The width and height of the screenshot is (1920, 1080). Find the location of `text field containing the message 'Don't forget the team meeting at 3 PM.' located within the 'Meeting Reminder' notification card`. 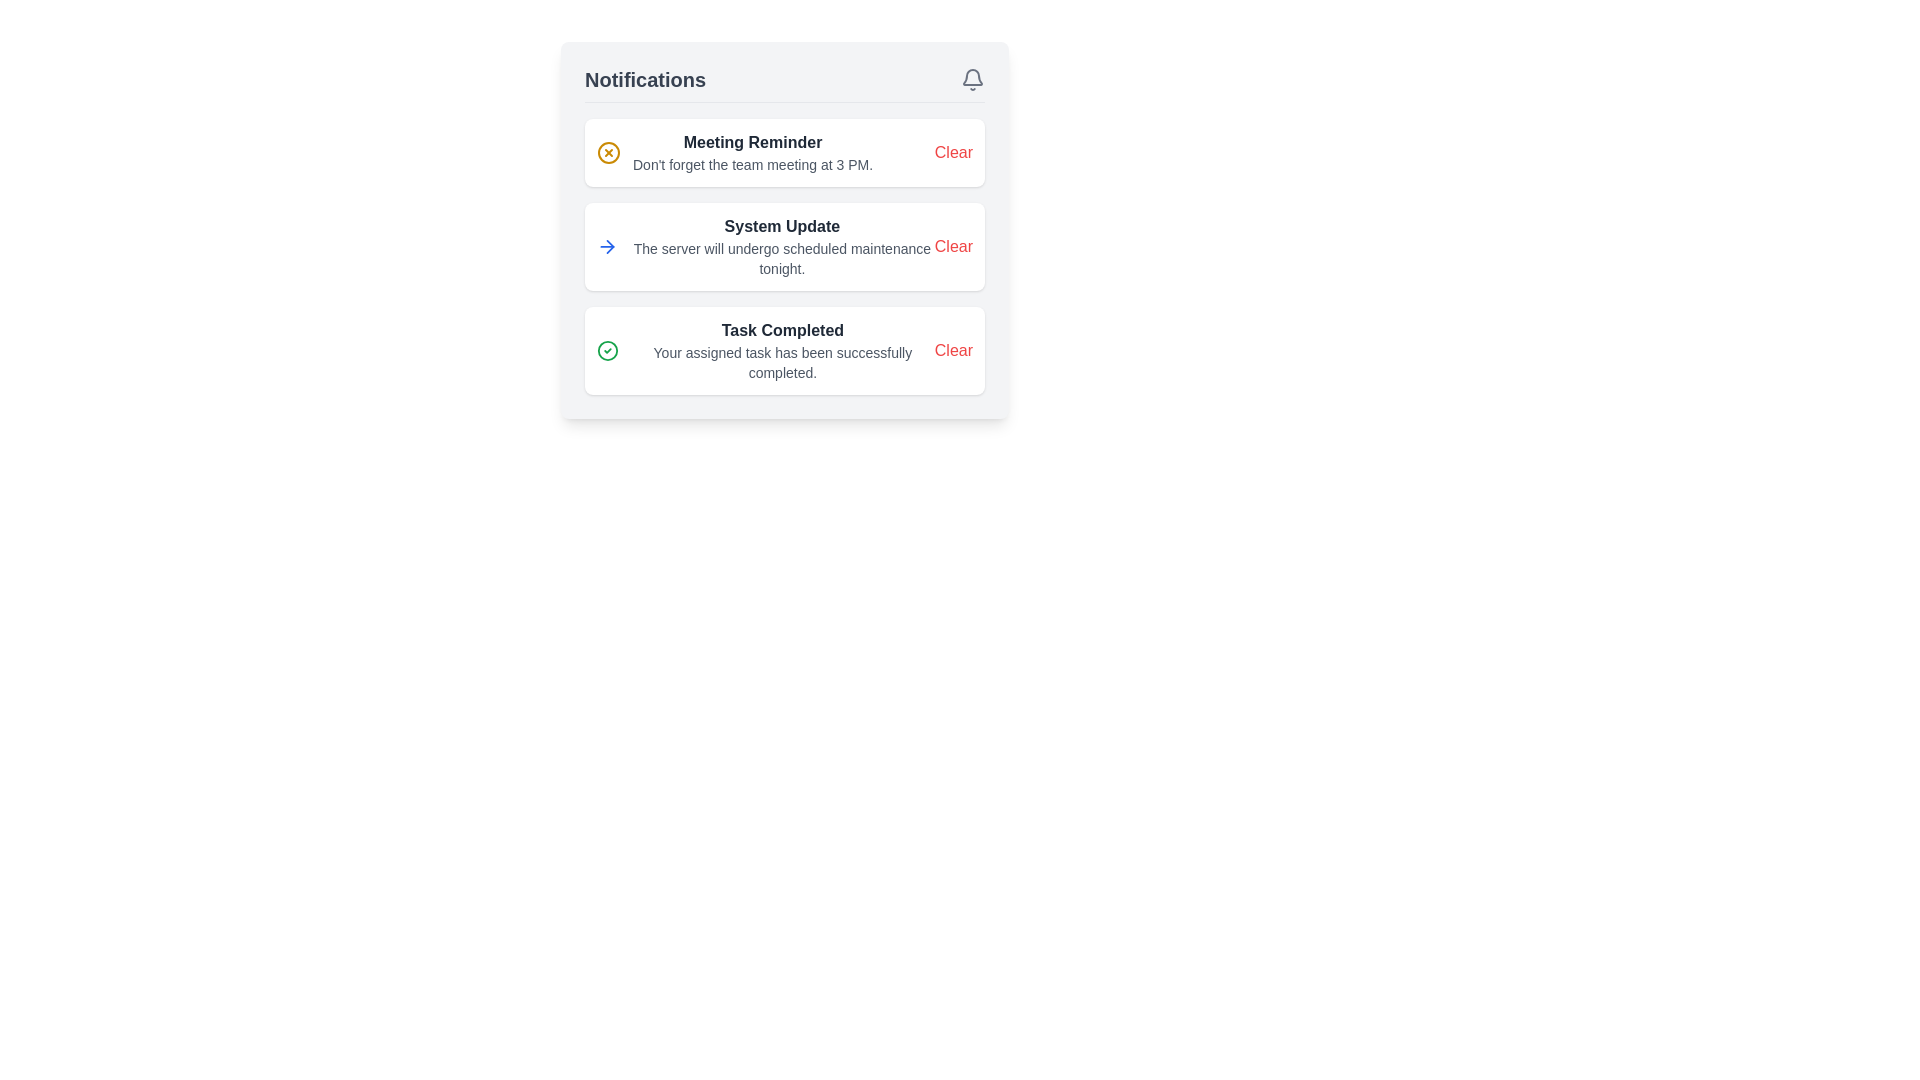

text field containing the message 'Don't forget the team meeting at 3 PM.' located within the 'Meeting Reminder' notification card is located at coordinates (752, 164).